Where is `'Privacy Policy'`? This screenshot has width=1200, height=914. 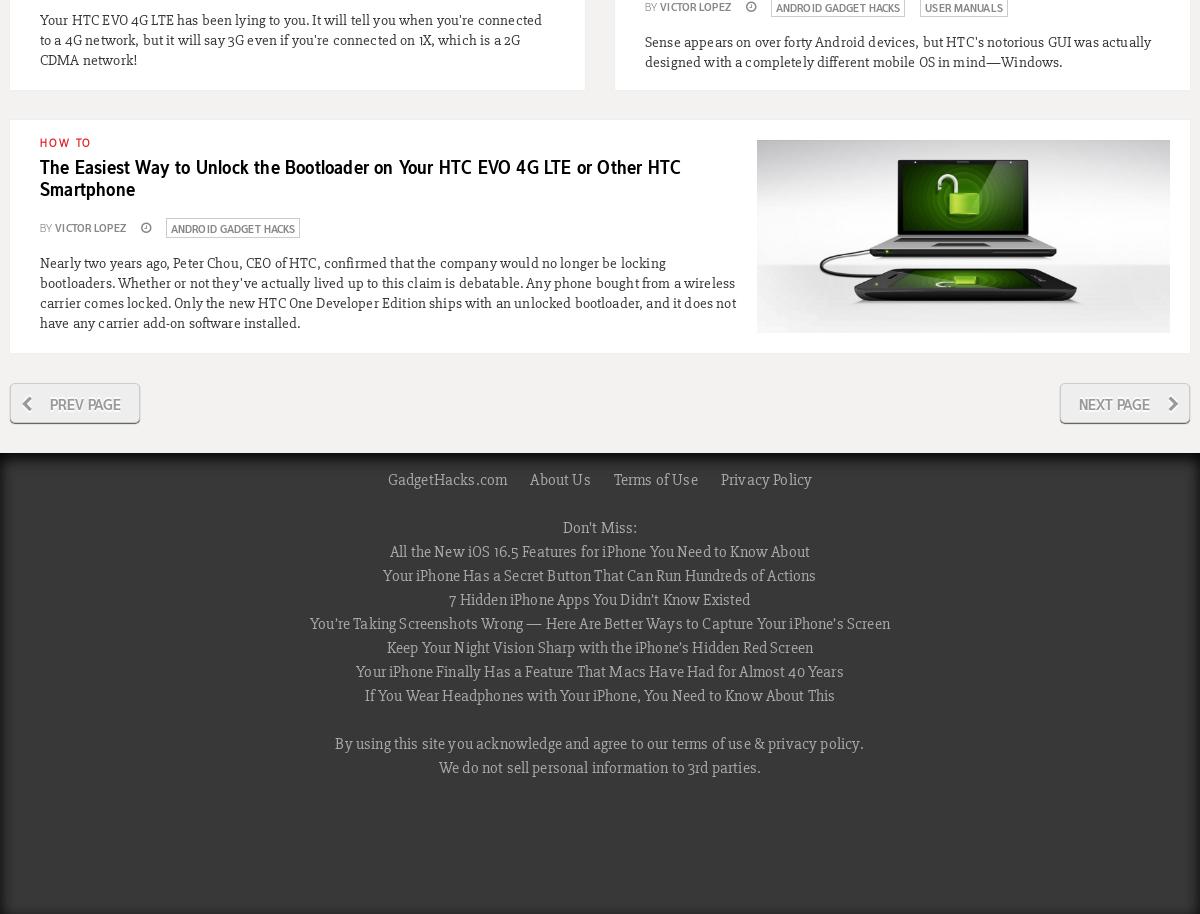
'Privacy Policy' is located at coordinates (720, 480).